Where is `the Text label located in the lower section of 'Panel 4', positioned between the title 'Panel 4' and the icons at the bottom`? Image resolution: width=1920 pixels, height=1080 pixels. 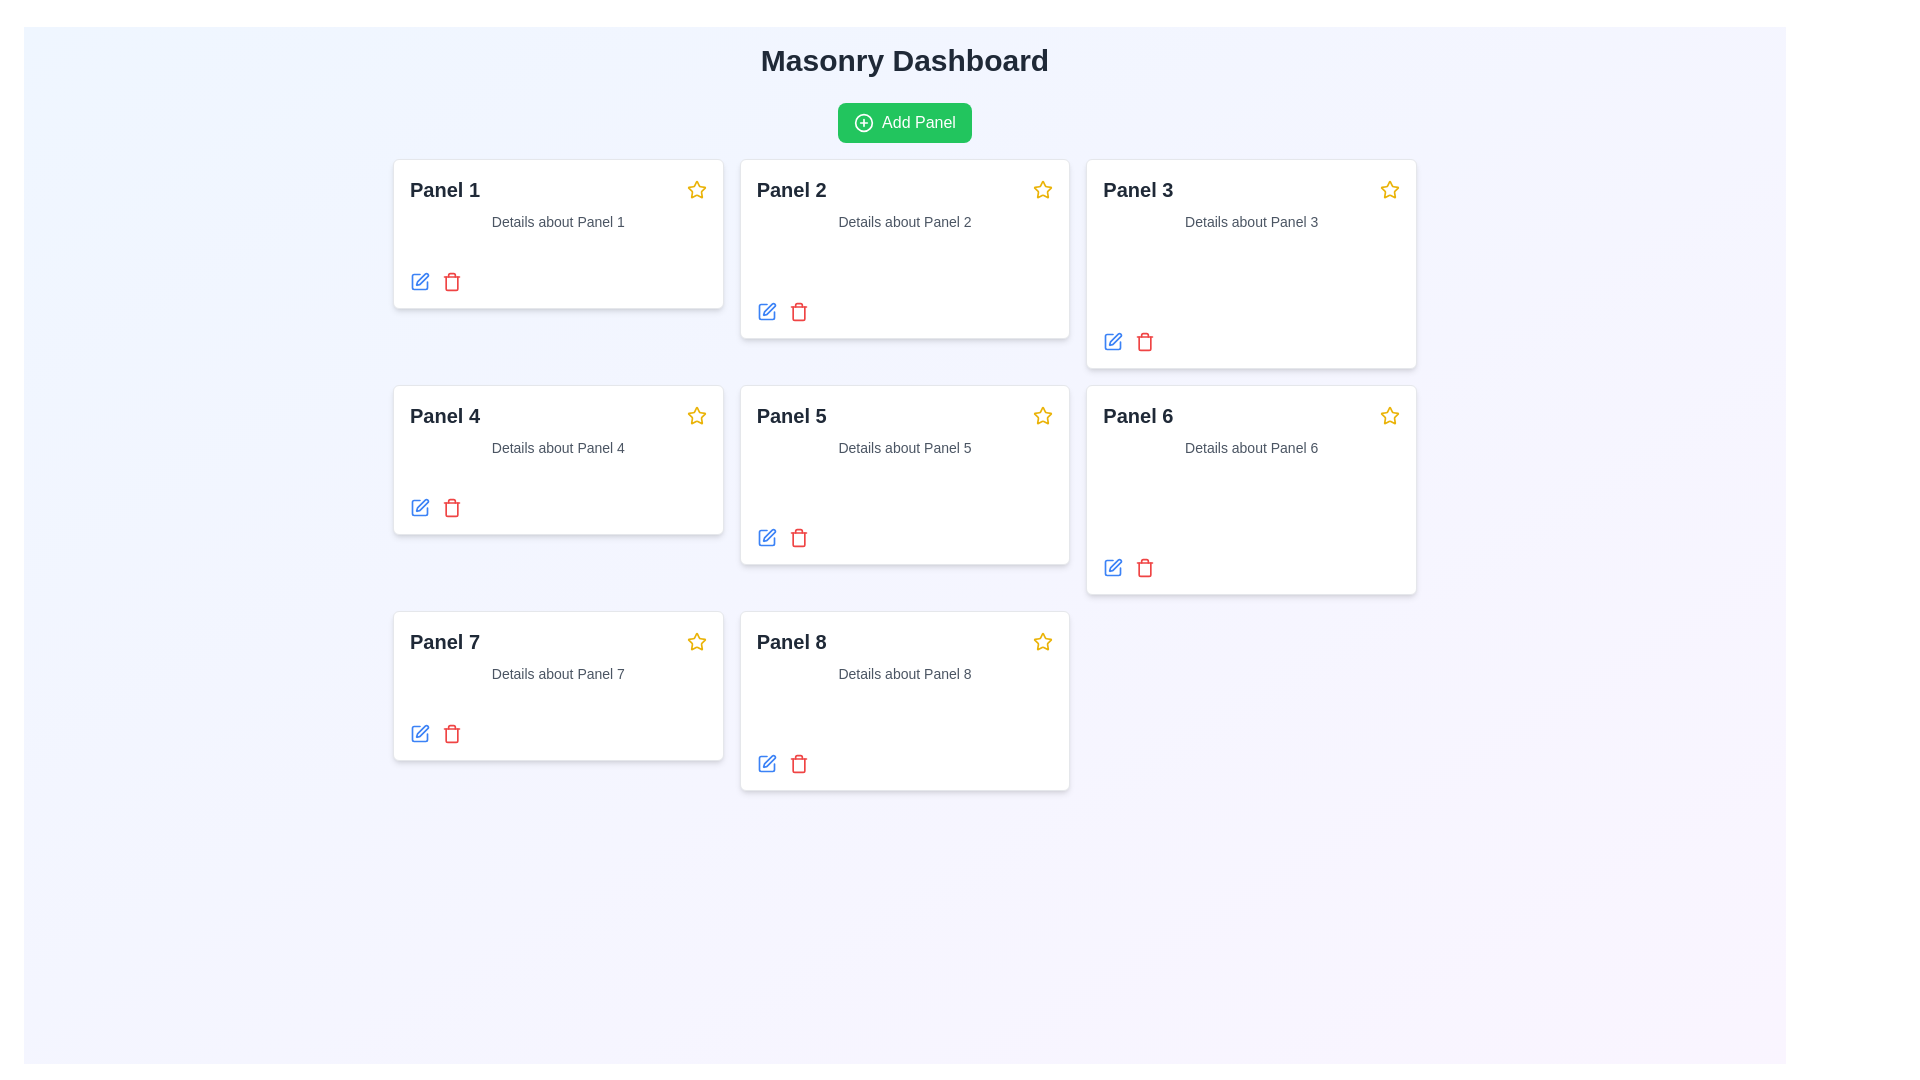 the Text label located in the lower section of 'Panel 4', positioned between the title 'Panel 4' and the icons at the bottom is located at coordinates (558, 446).